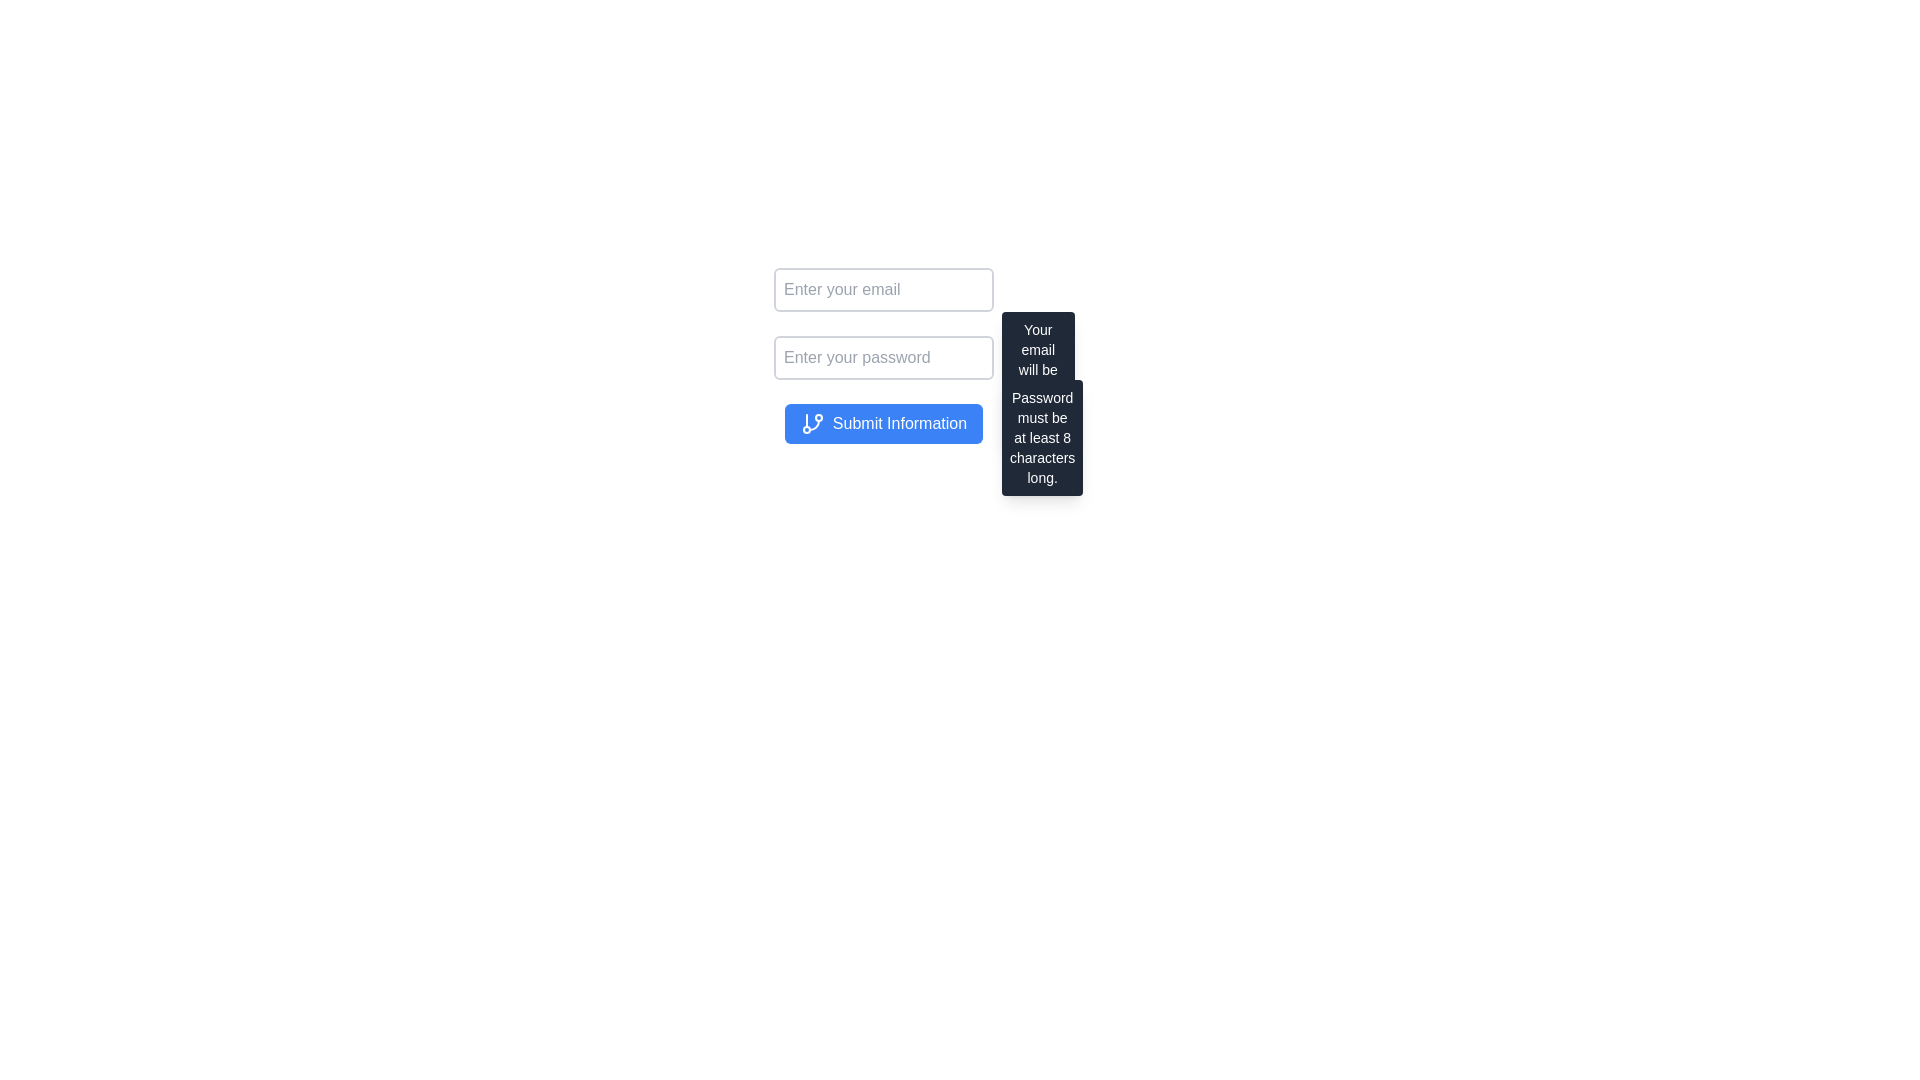 The width and height of the screenshot is (1920, 1080). What do you see at coordinates (882, 289) in the screenshot?
I see `the text input field for entering email address, which is the first input field in a vertical stack above the password input field, to place the cursor inside` at bounding box center [882, 289].